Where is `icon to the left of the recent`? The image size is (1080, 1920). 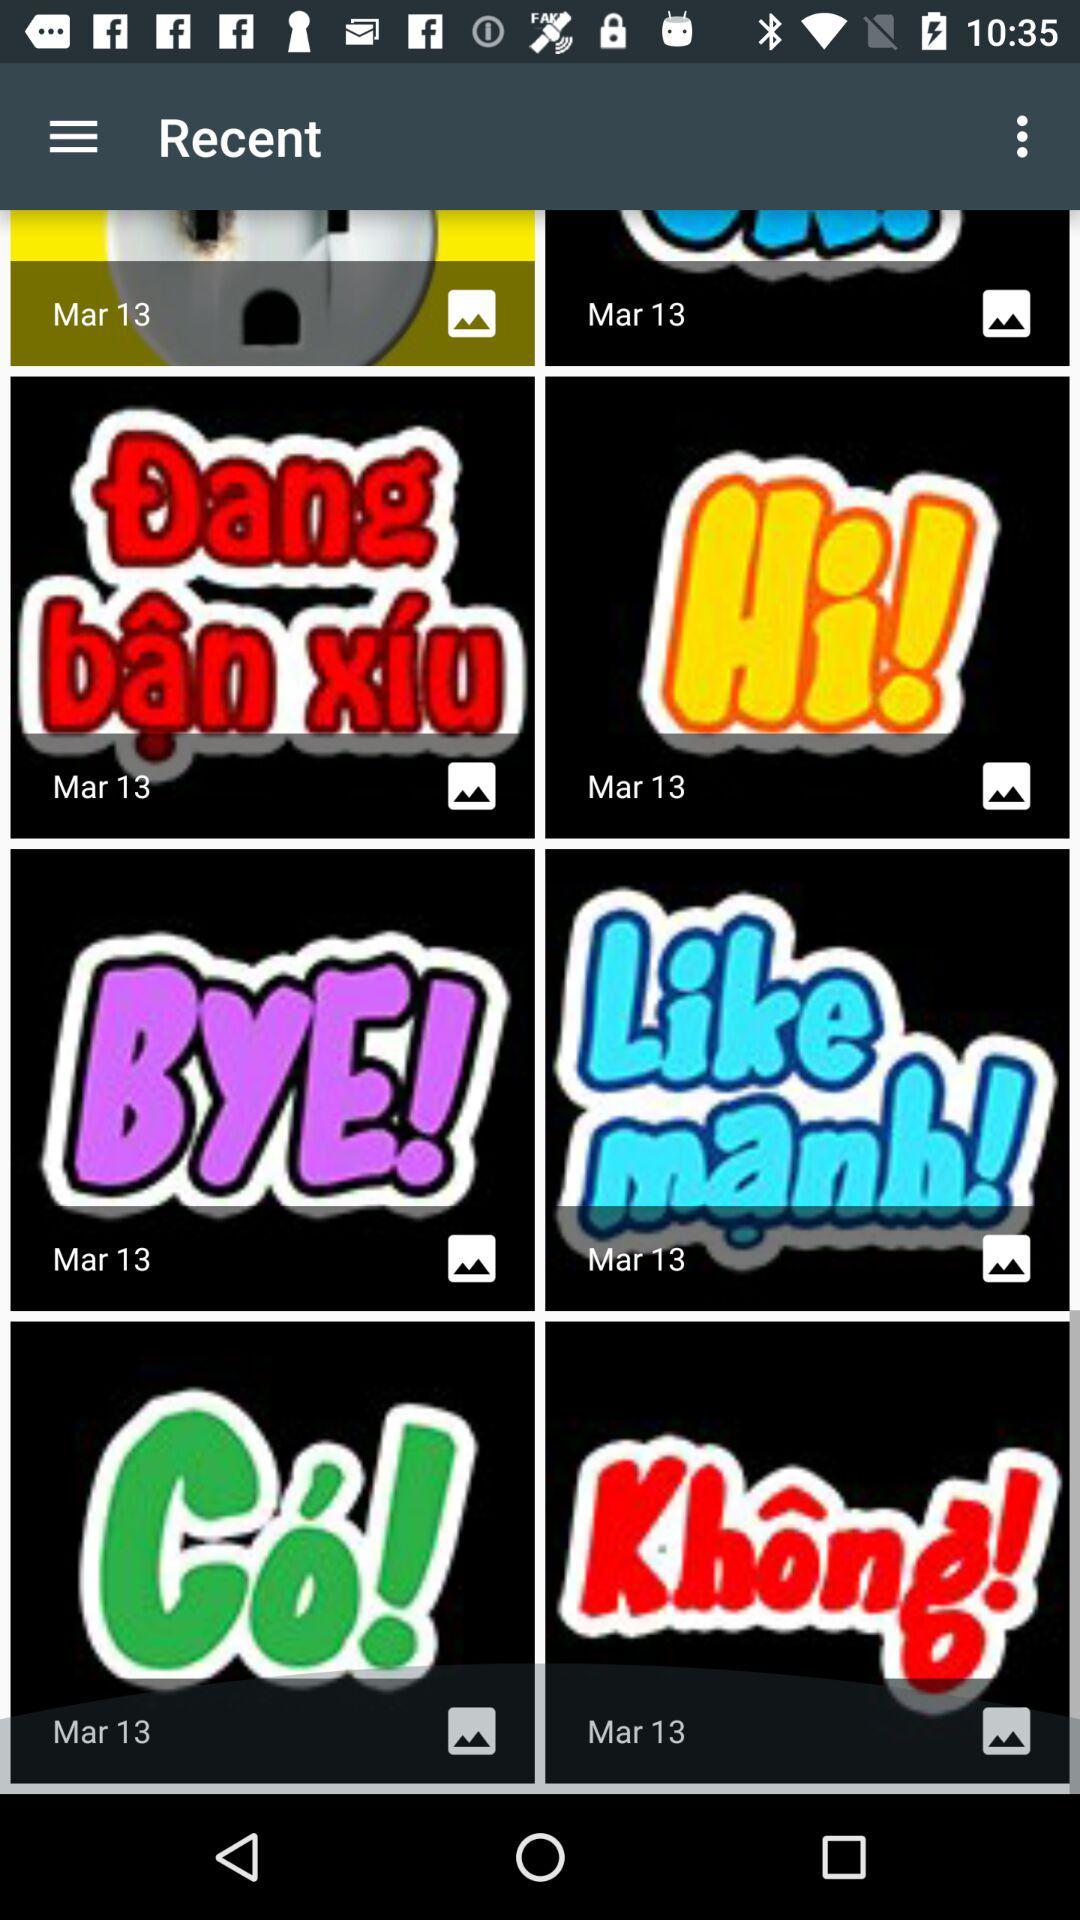
icon to the left of the recent is located at coordinates (72, 135).